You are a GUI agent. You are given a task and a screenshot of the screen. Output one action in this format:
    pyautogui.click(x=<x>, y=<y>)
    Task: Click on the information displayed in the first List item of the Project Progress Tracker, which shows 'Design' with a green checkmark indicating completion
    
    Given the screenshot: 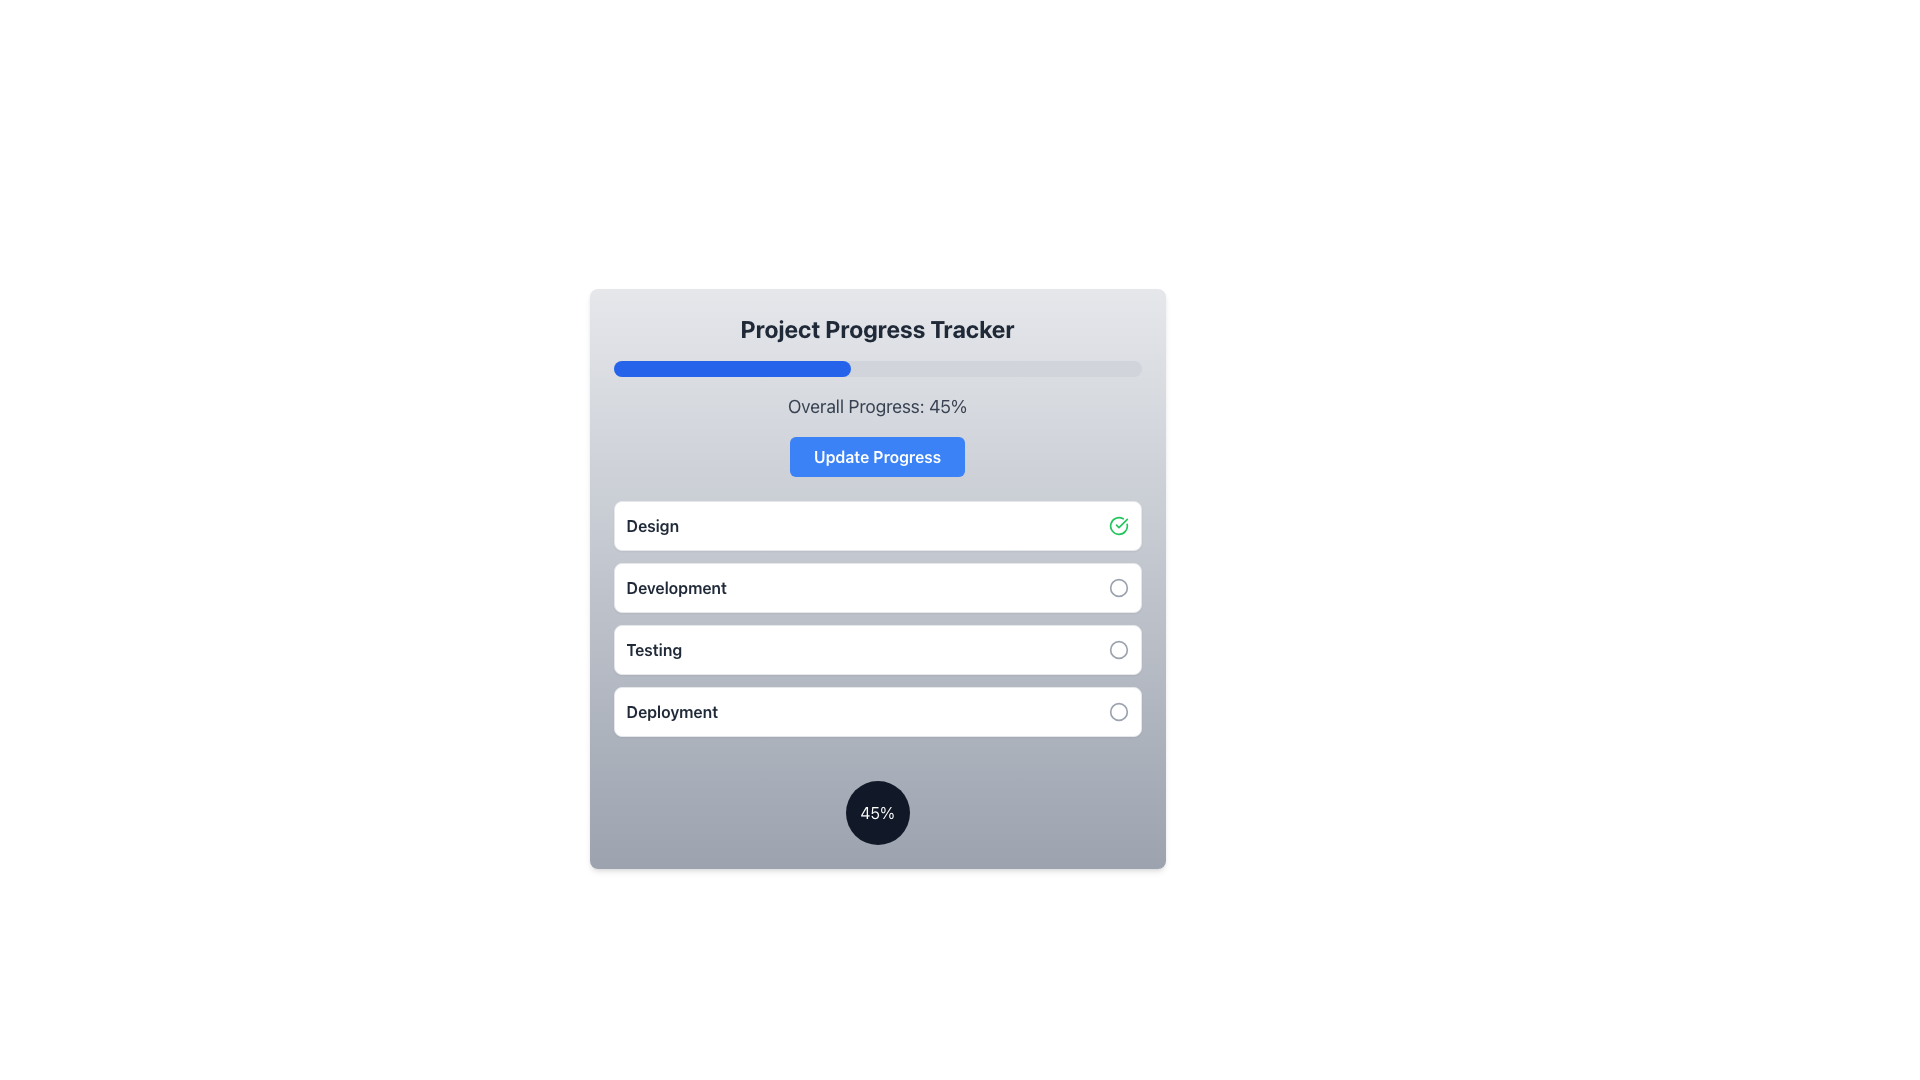 What is the action you would take?
    pyautogui.click(x=877, y=524)
    